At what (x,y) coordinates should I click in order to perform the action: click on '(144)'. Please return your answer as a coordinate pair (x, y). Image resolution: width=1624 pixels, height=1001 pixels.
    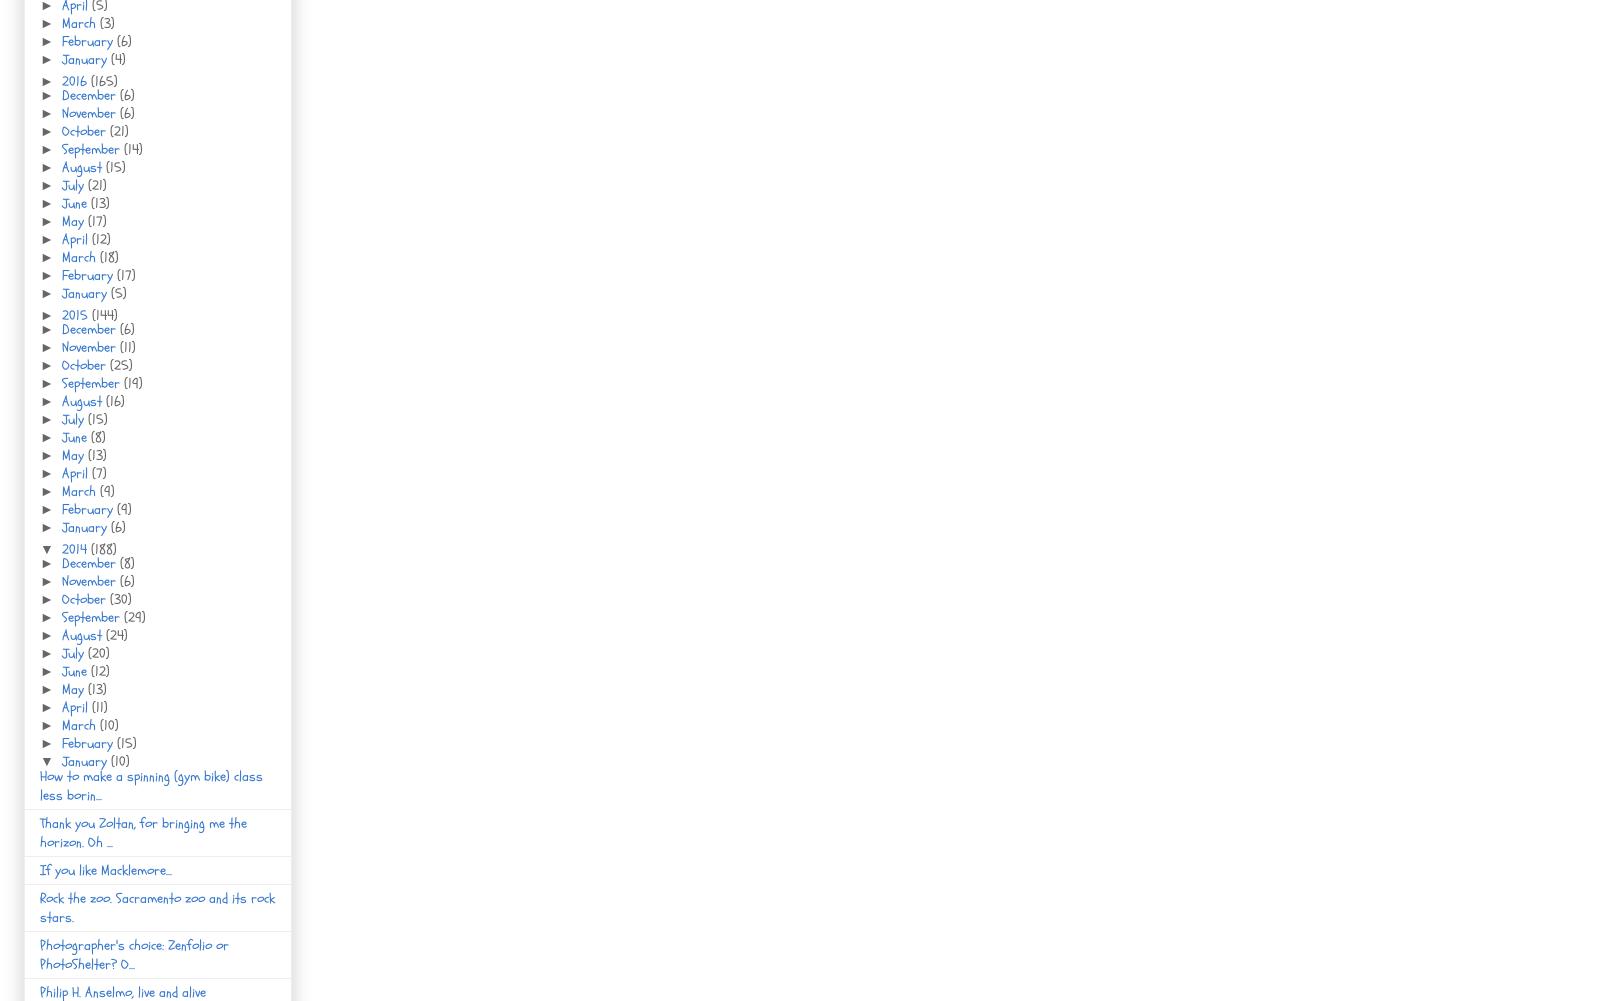
    Looking at the image, I should click on (90, 314).